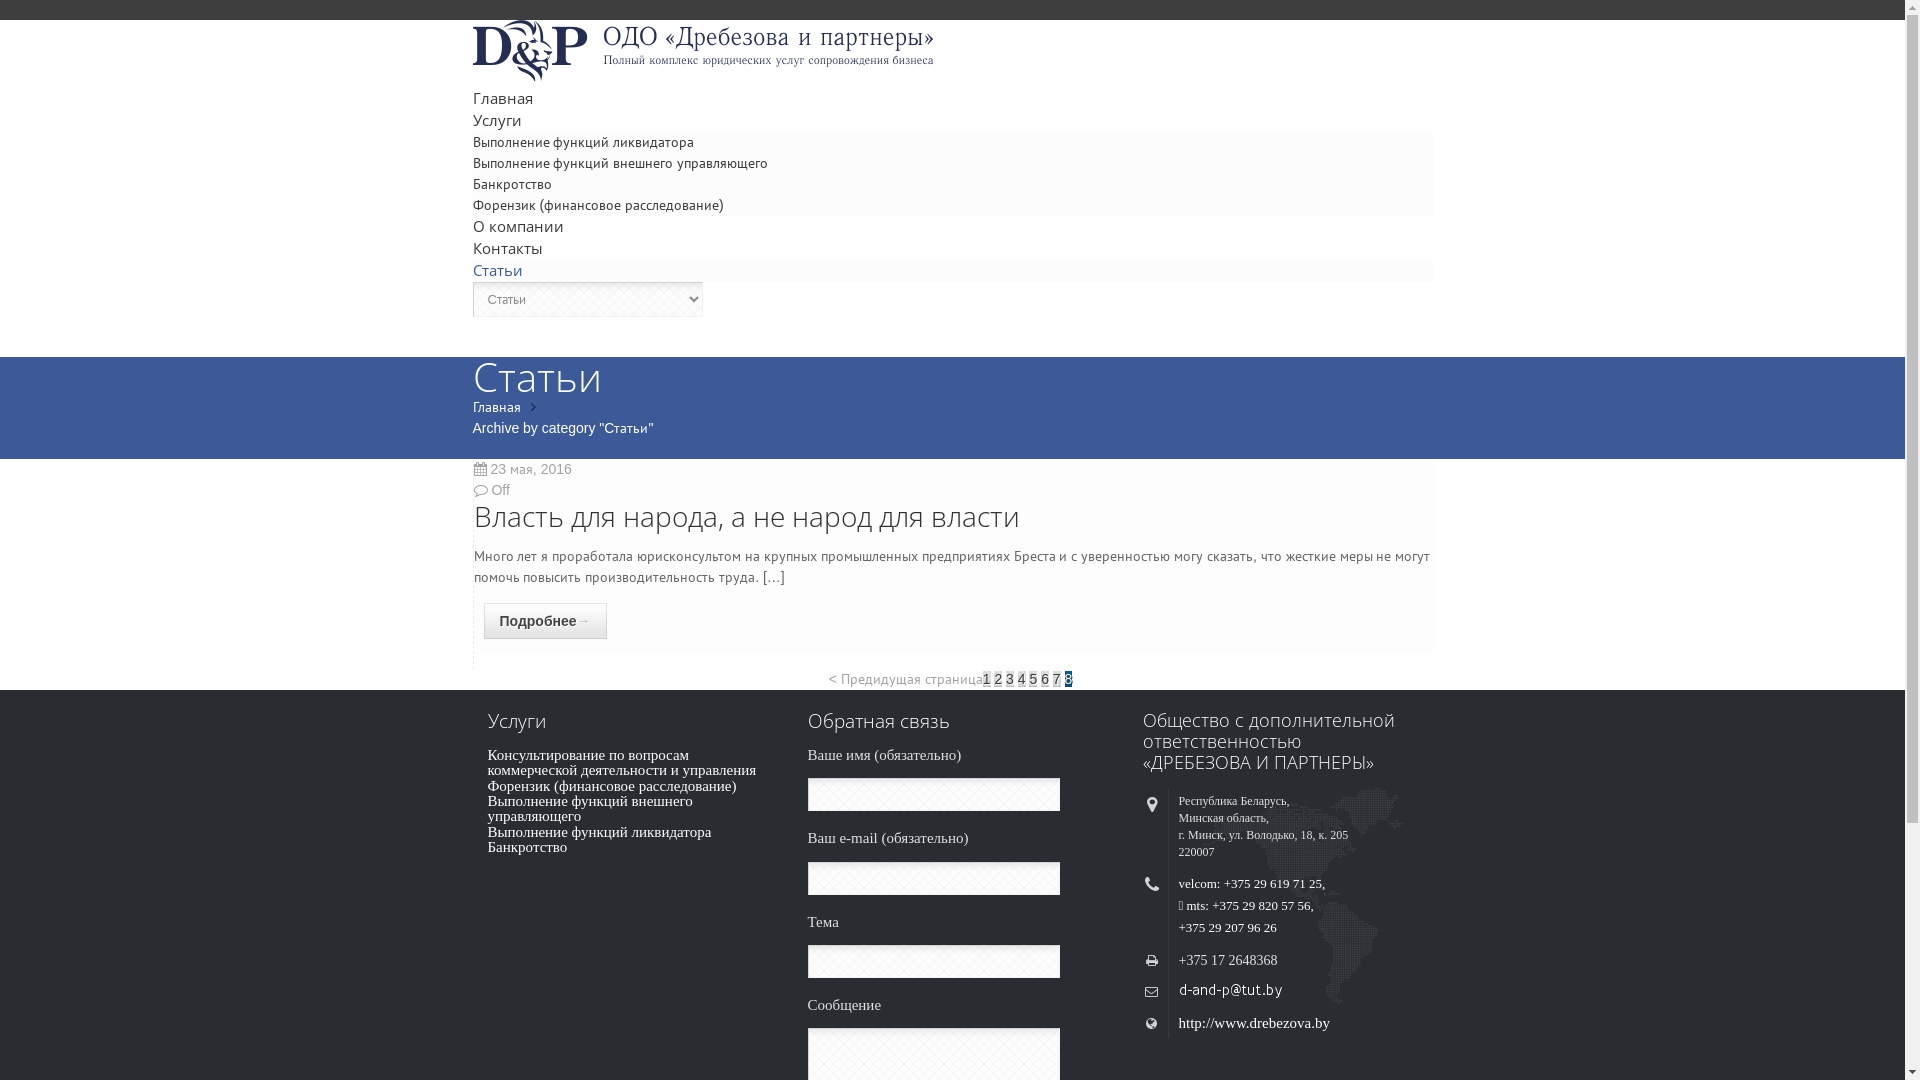 The width and height of the screenshot is (1920, 1080). What do you see at coordinates (1044, 677) in the screenshot?
I see `'6'` at bounding box center [1044, 677].